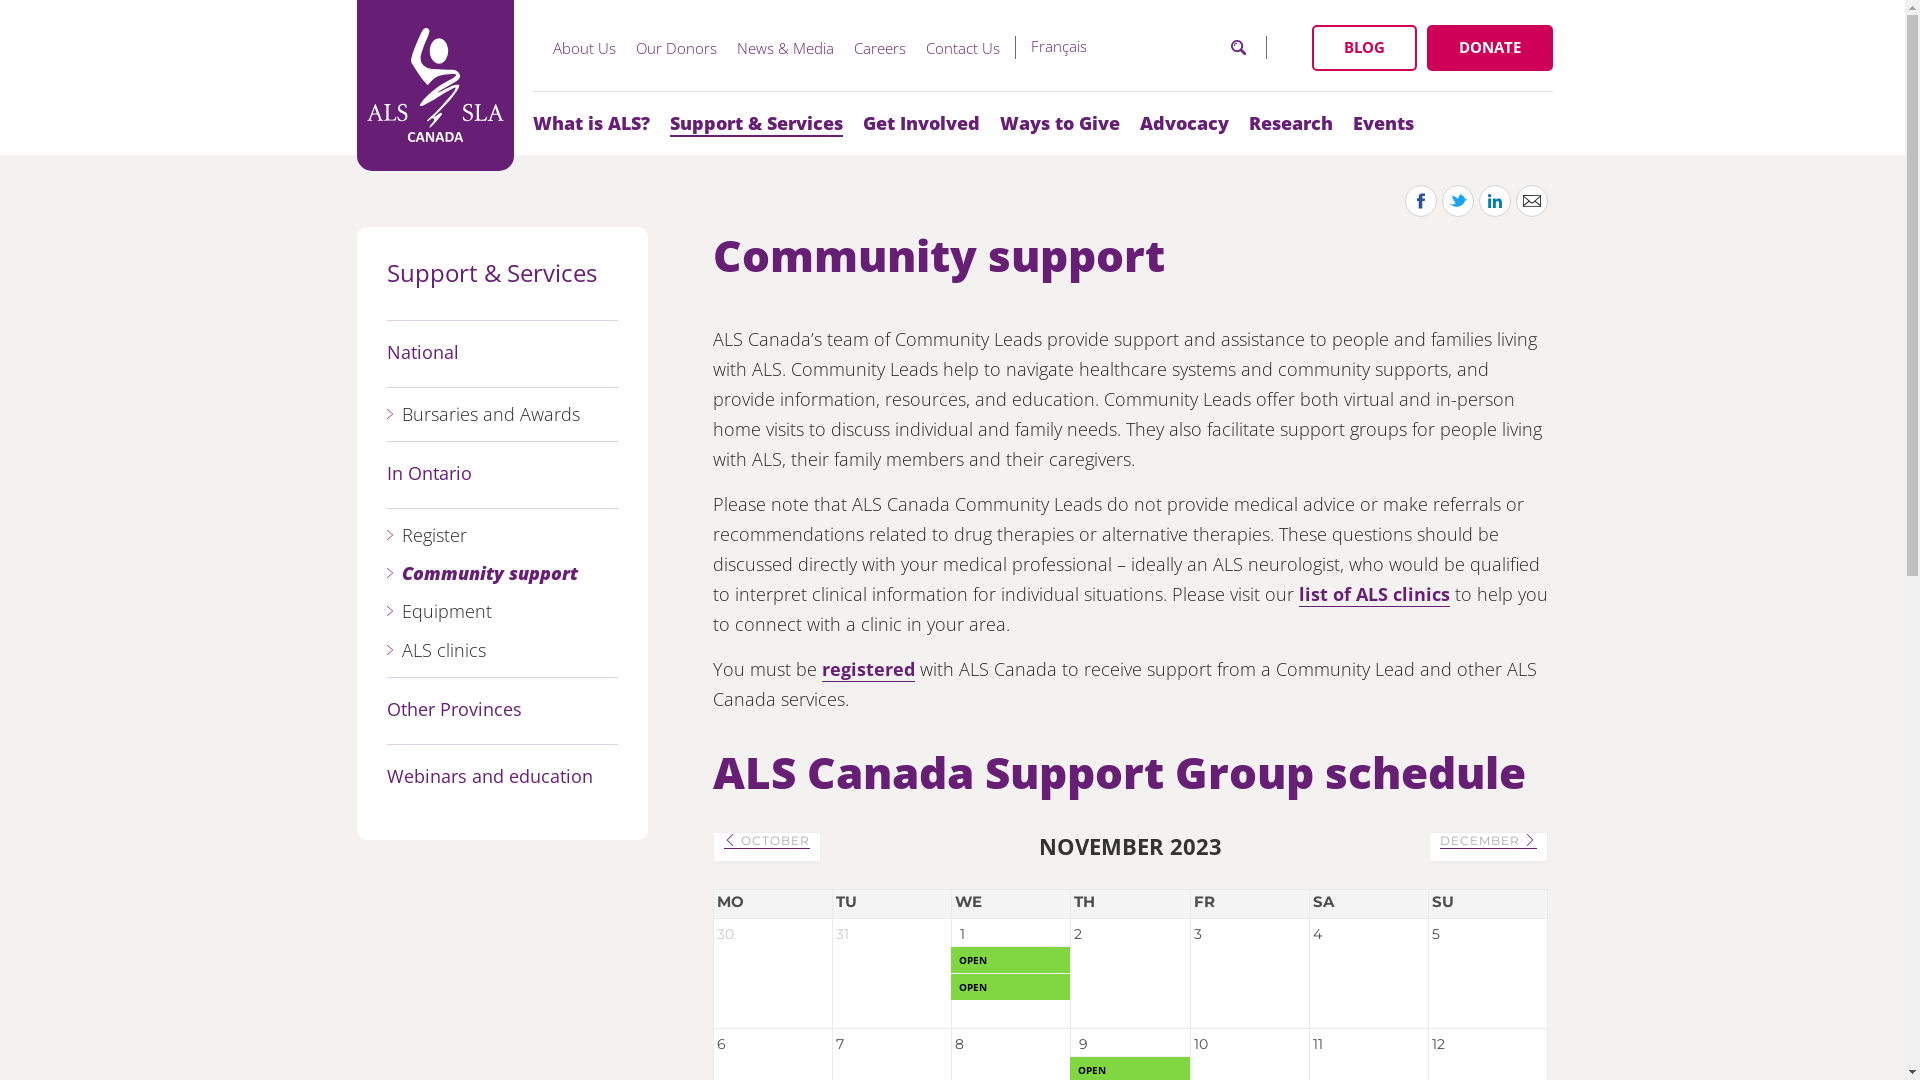  What do you see at coordinates (1363, 46) in the screenshot?
I see `'BLOG'` at bounding box center [1363, 46].